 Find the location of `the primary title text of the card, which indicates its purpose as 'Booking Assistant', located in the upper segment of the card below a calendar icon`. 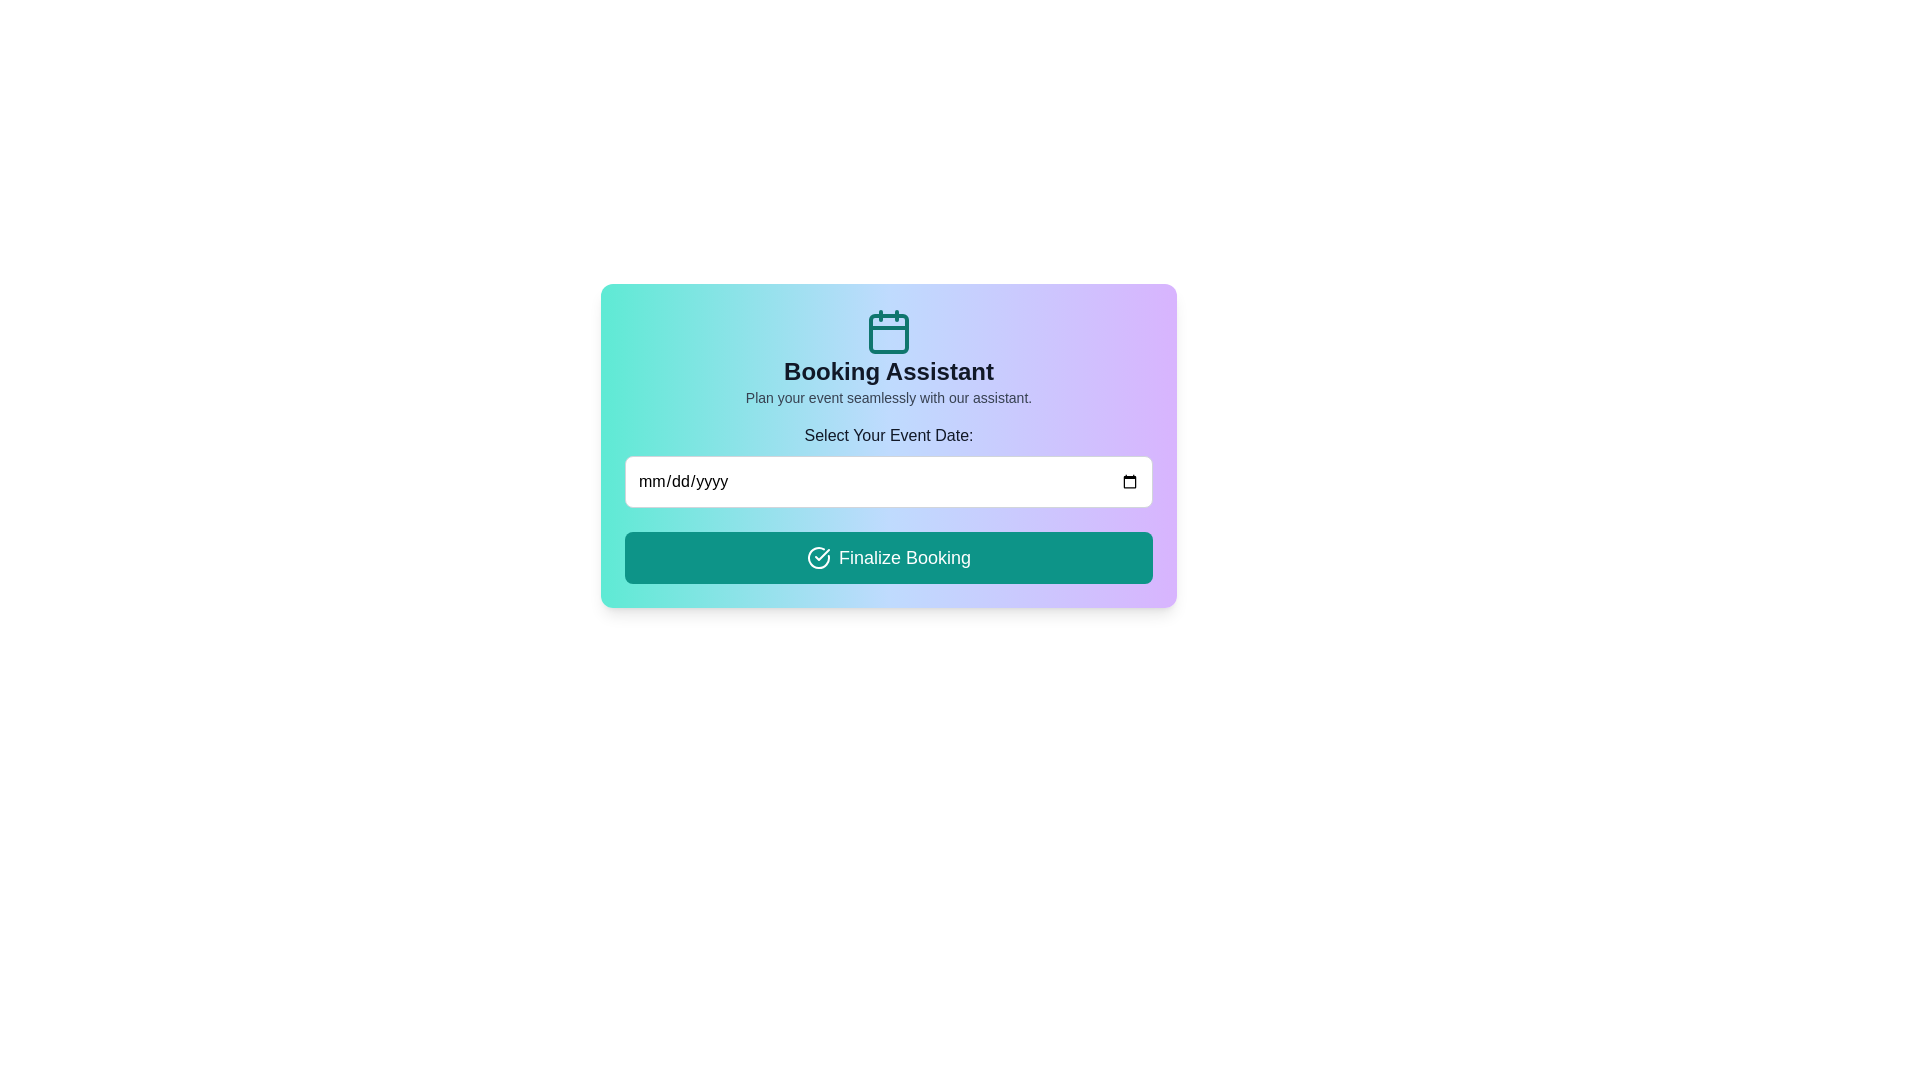

the primary title text of the card, which indicates its purpose as 'Booking Assistant', located in the upper segment of the card below a calendar icon is located at coordinates (887, 371).